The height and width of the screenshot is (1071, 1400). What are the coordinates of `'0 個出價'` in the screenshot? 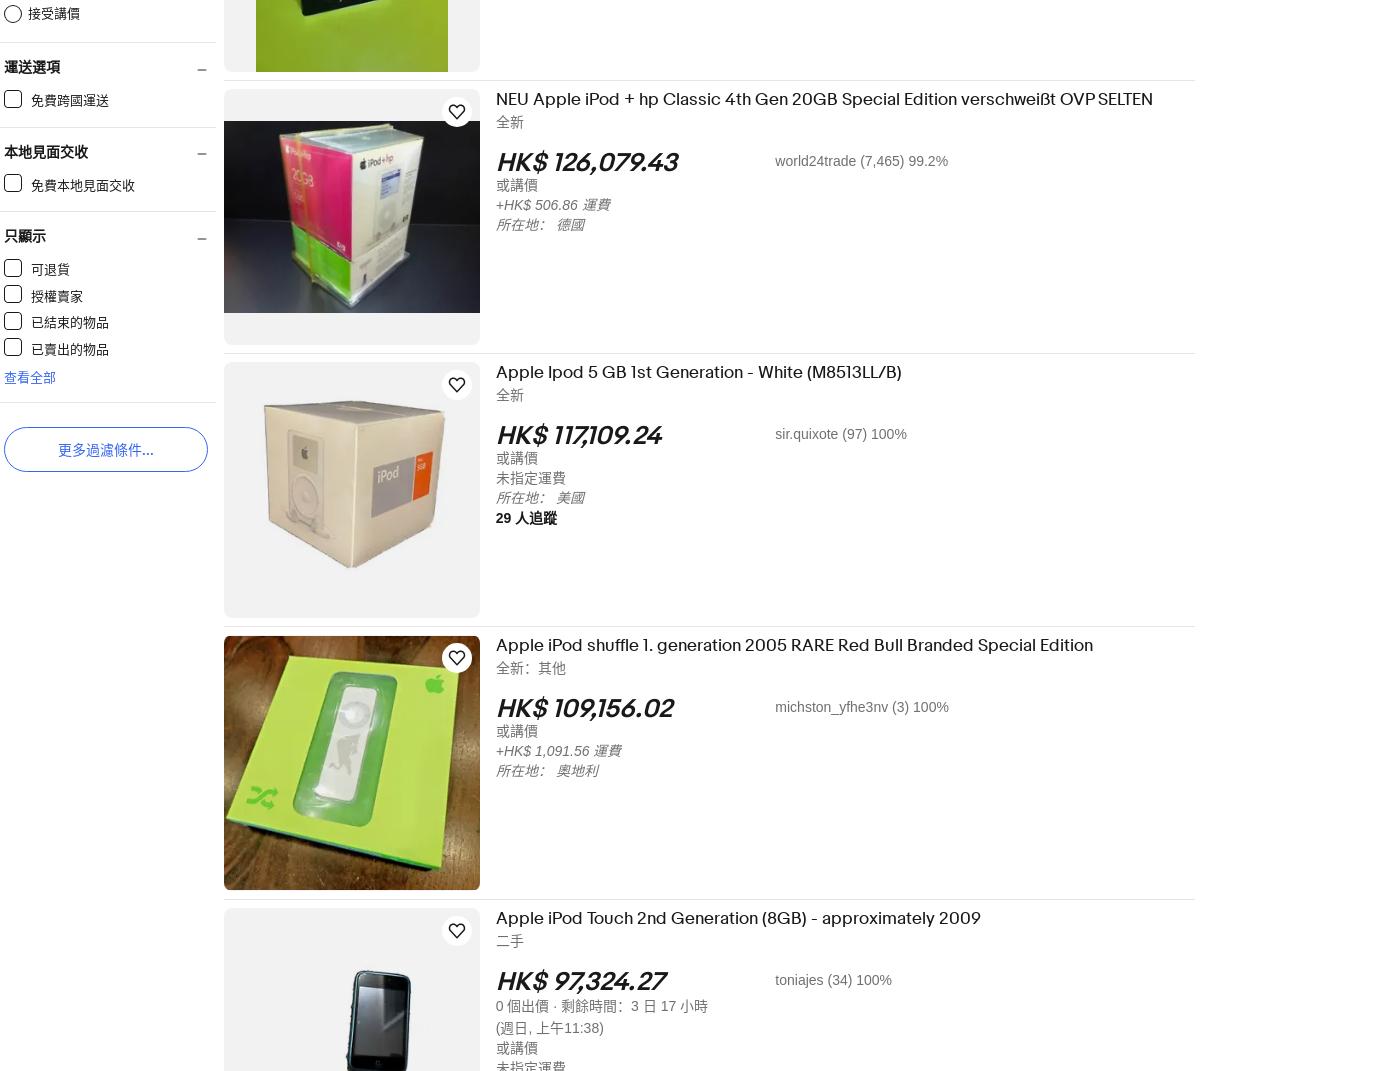 It's located at (535, 1005).